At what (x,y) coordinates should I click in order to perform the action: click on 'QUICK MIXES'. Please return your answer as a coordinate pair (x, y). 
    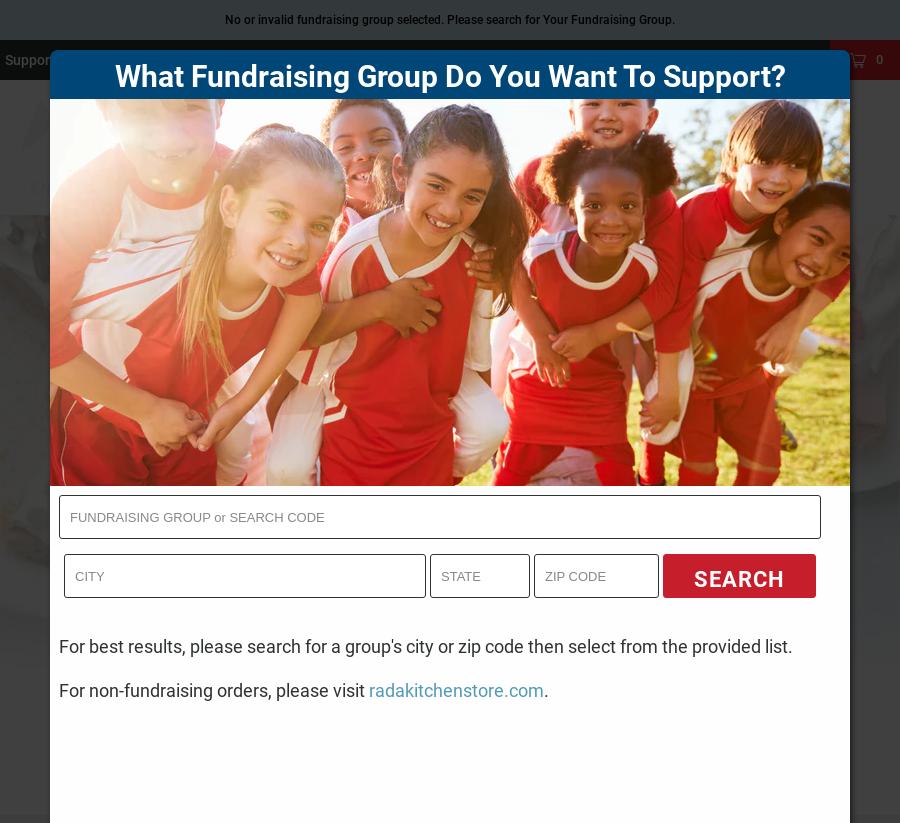
    Looking at the image, I should click on (421, 188).